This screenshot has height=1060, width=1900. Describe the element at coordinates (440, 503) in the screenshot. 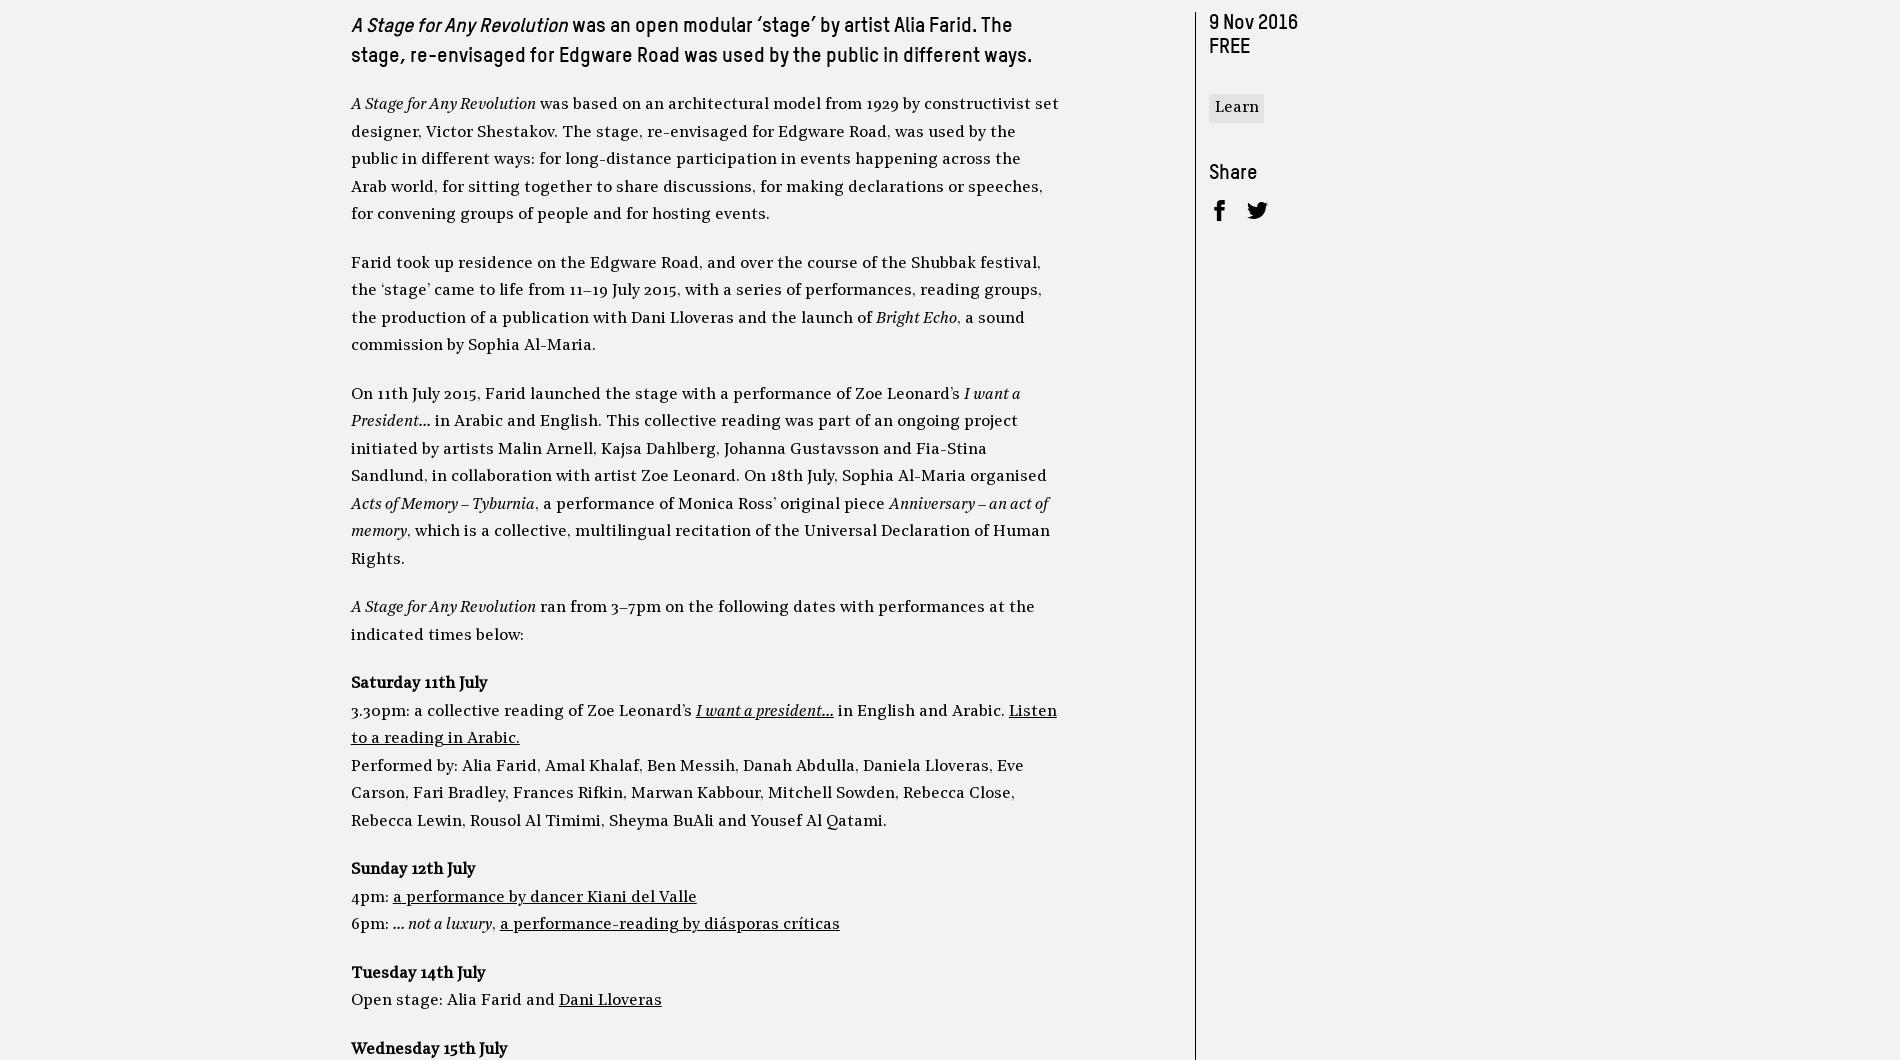

I see `'Acts of Memory – Tyburnia'` at that location.